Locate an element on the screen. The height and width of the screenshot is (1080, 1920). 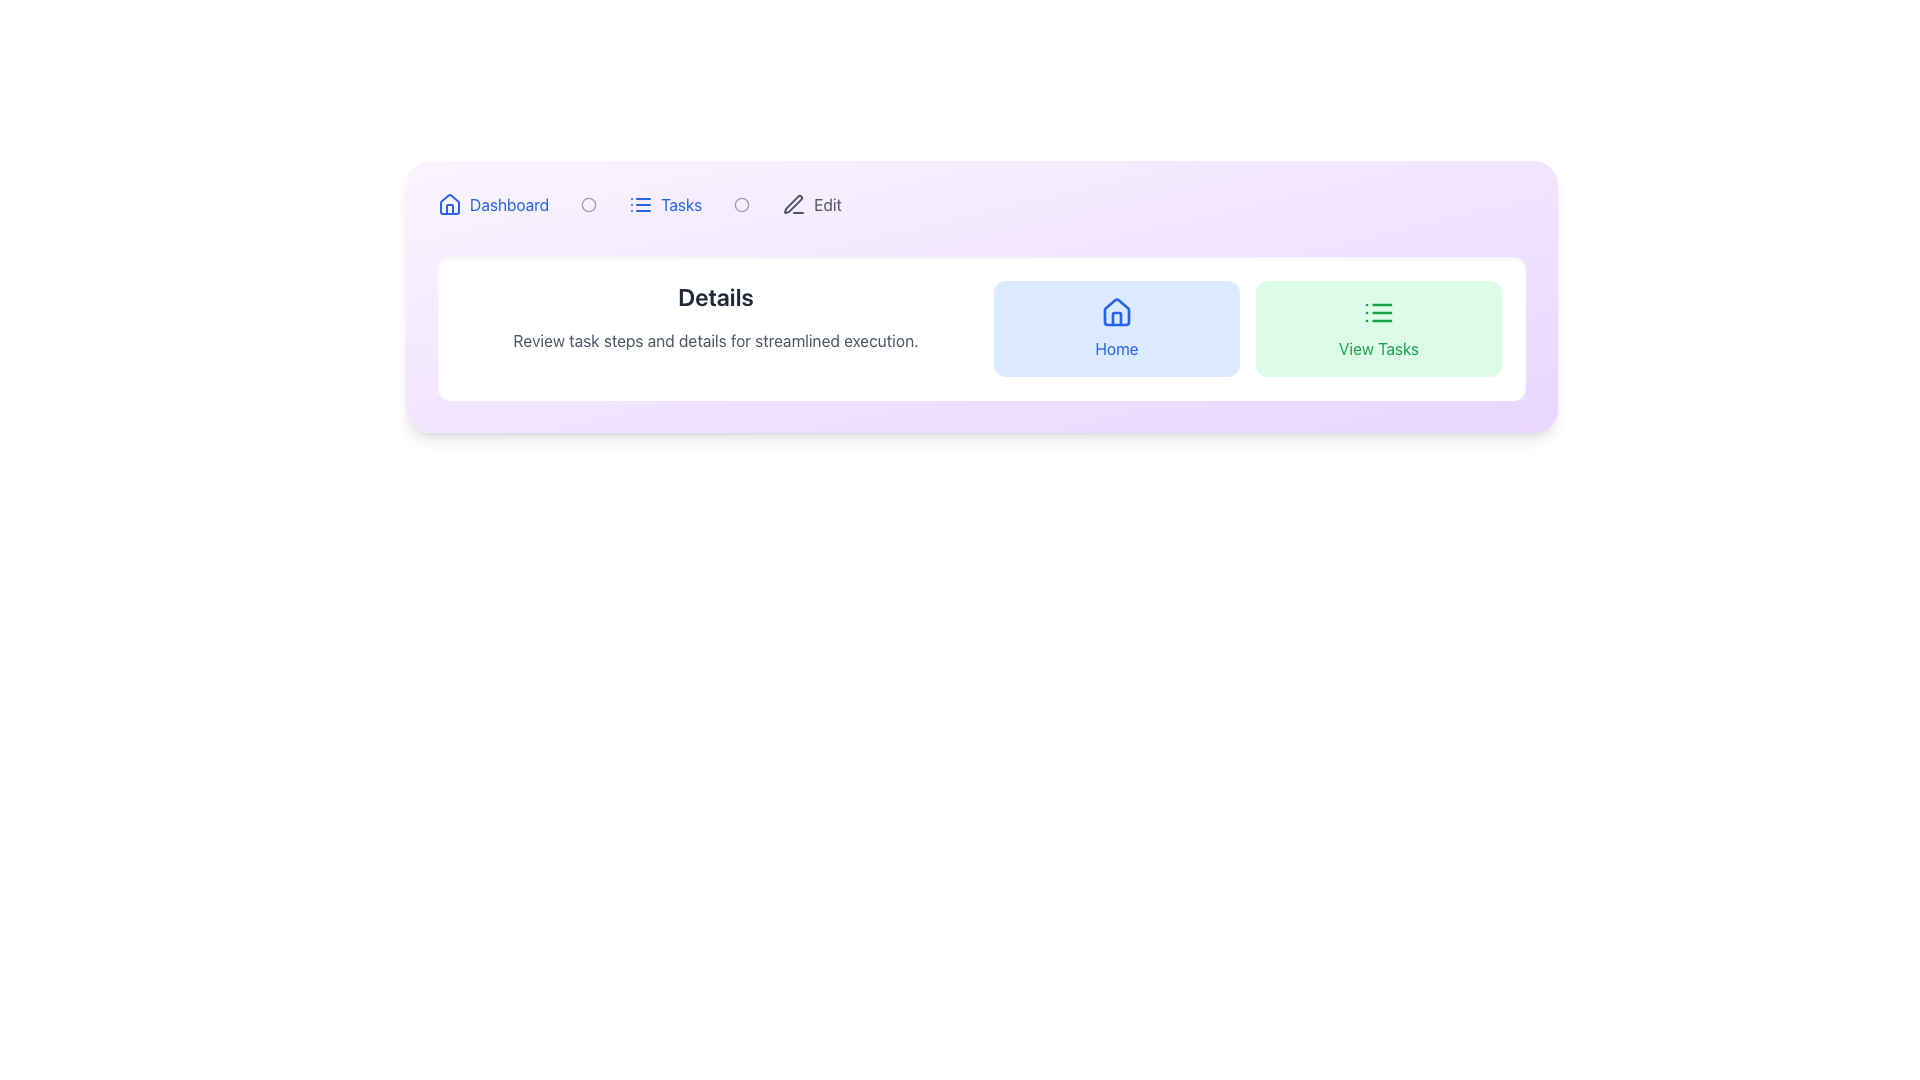
the 'Home' navigation button to observe its hover effects is located at coordinates (1116, 327).